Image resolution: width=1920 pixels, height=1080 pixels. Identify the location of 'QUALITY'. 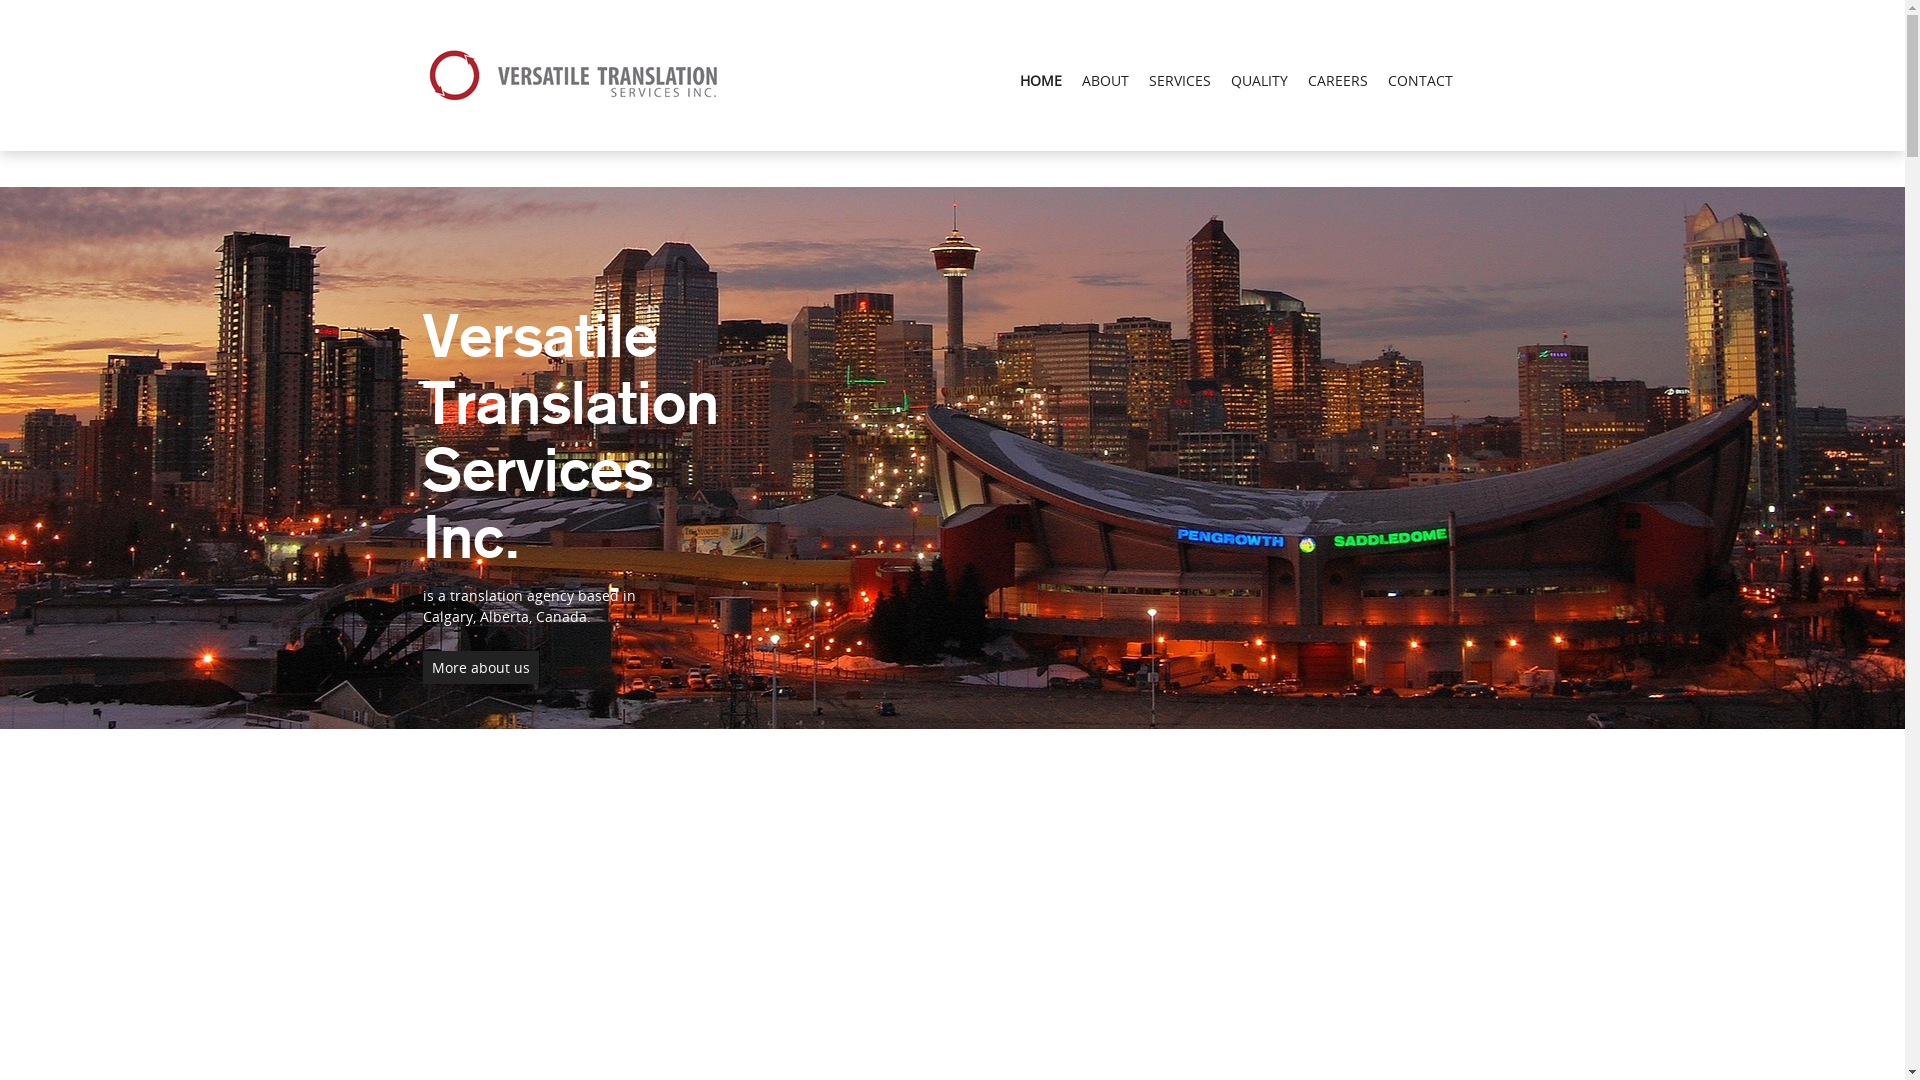
(1257, 79).